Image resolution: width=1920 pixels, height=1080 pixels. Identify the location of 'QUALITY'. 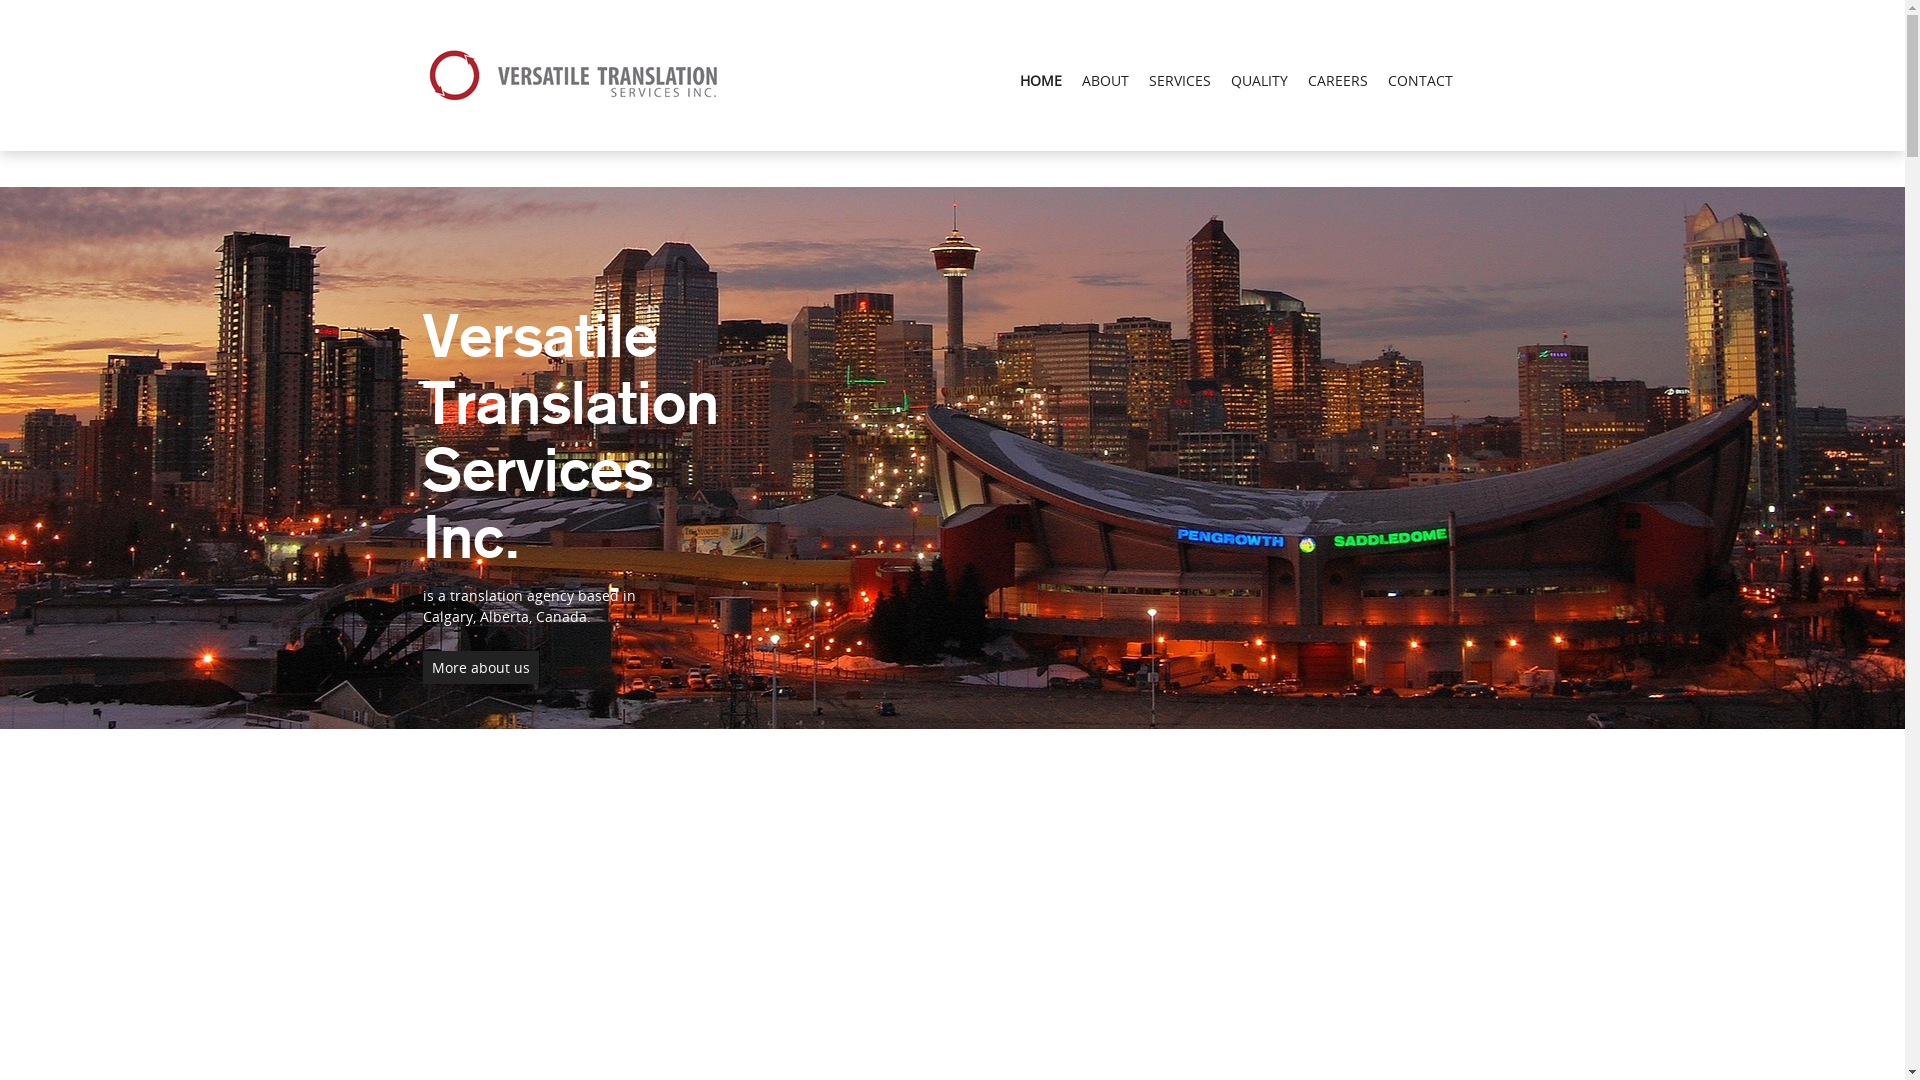
(1257, 79).